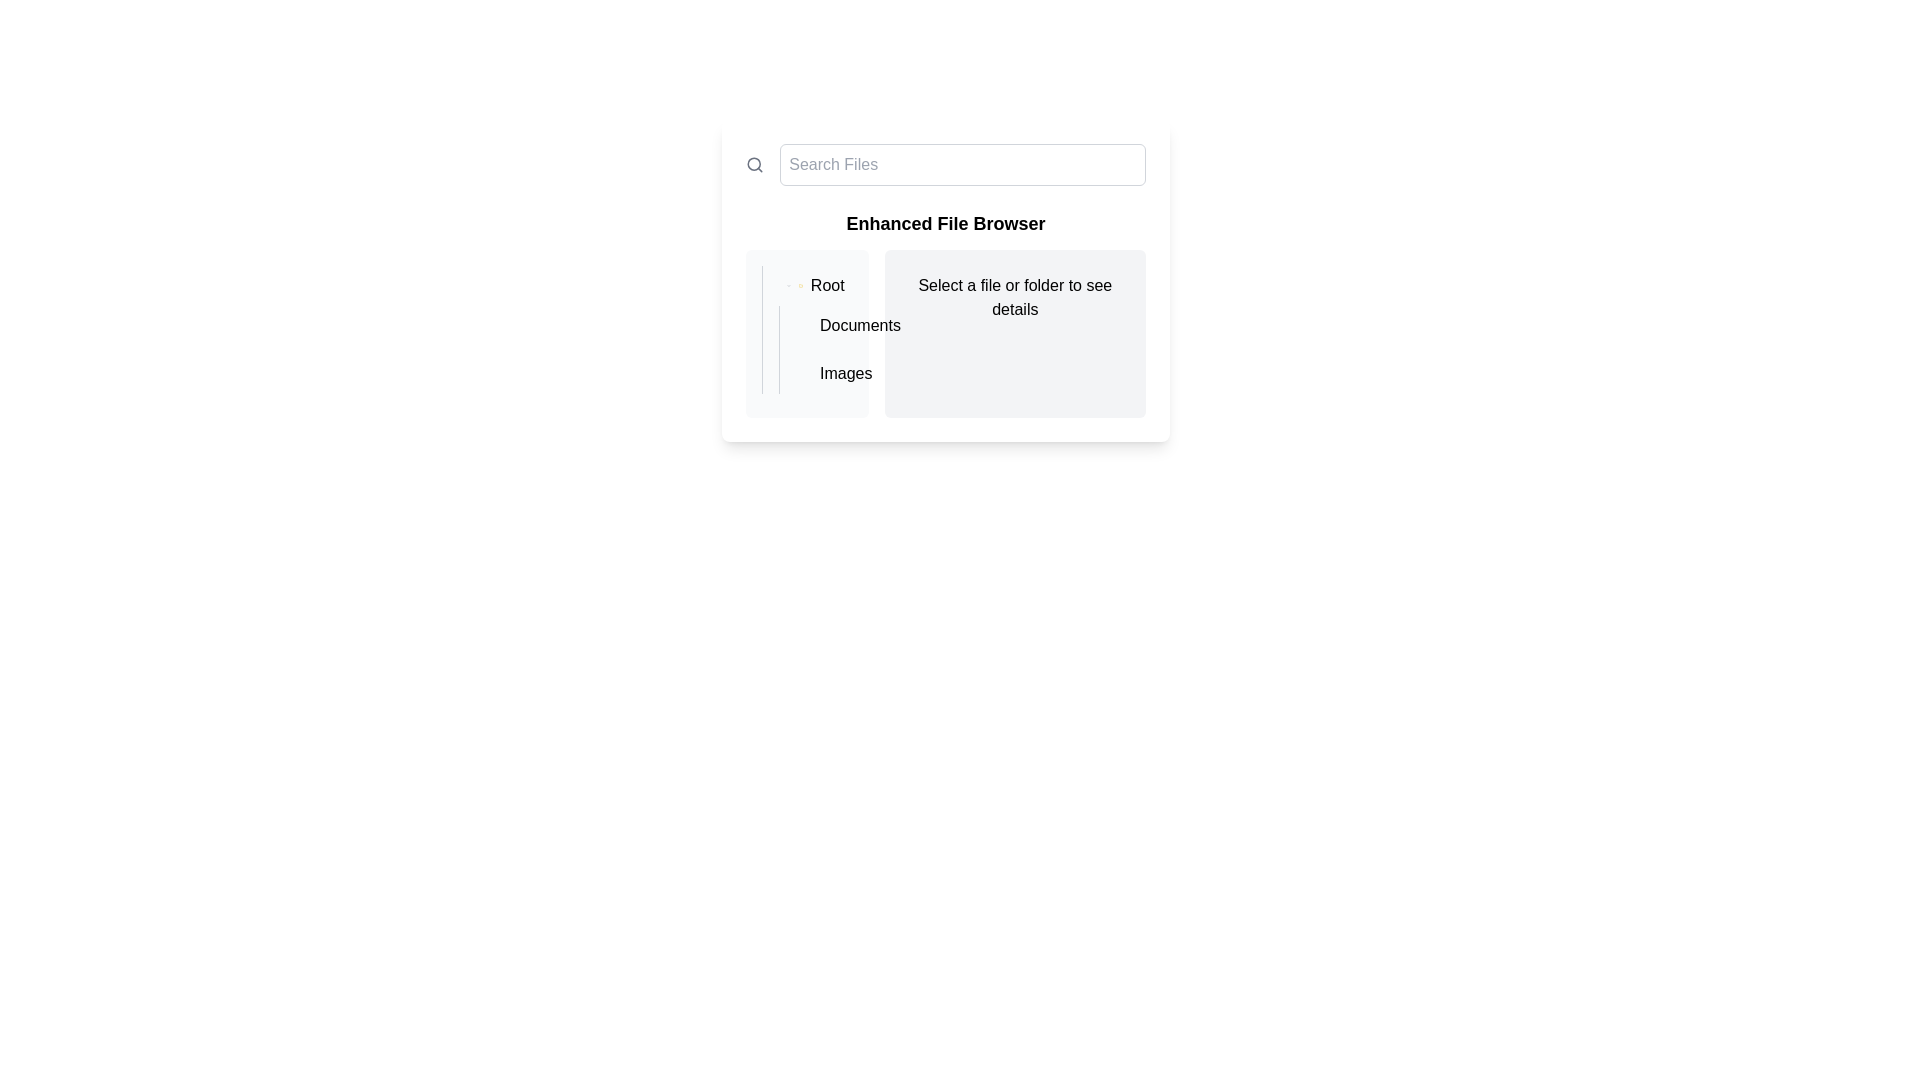  Describe the element at coordinates (807, 329) in the screenshot. I see `the 'Documents' directory node in the hierarchical file browser` at that location.